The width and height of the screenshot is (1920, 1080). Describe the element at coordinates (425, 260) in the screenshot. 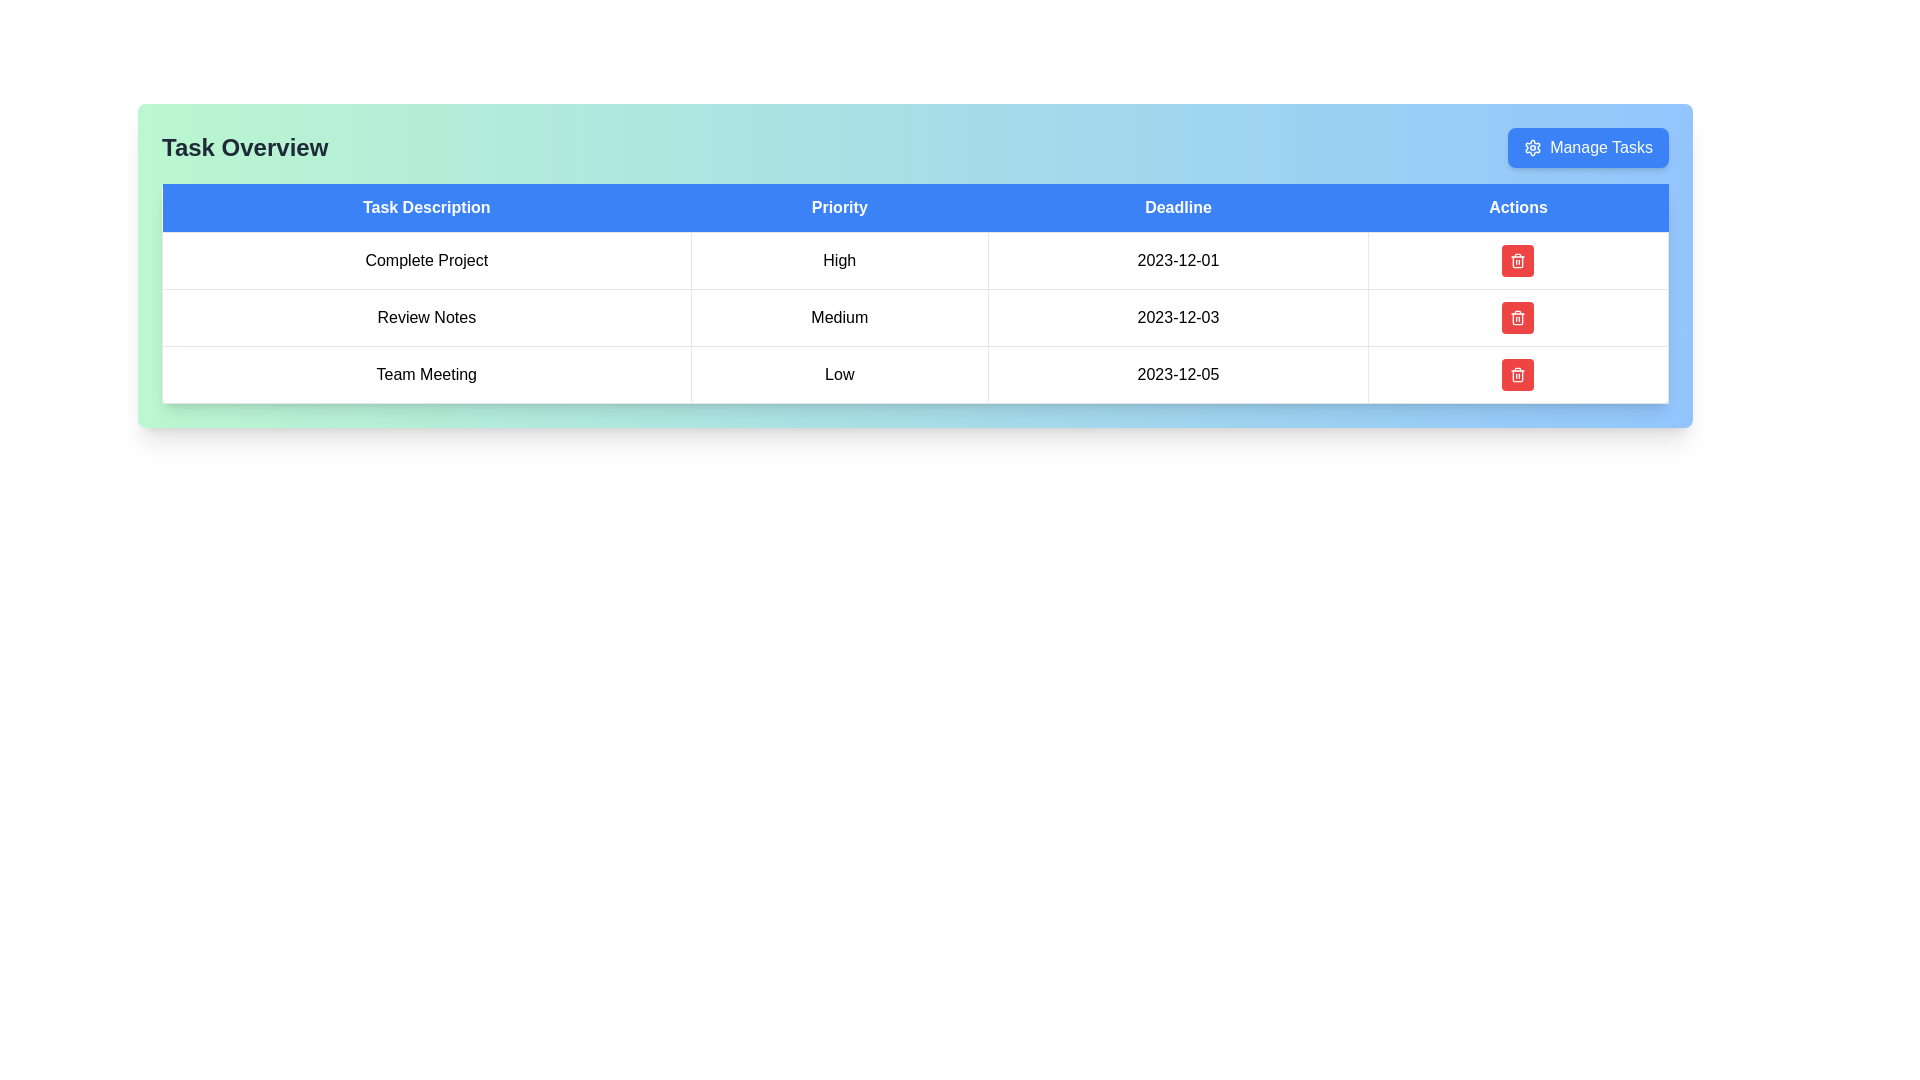

I see `the text display element that shows 'Complete Project', which is the first entry in the 'Task Description' column` at that location.